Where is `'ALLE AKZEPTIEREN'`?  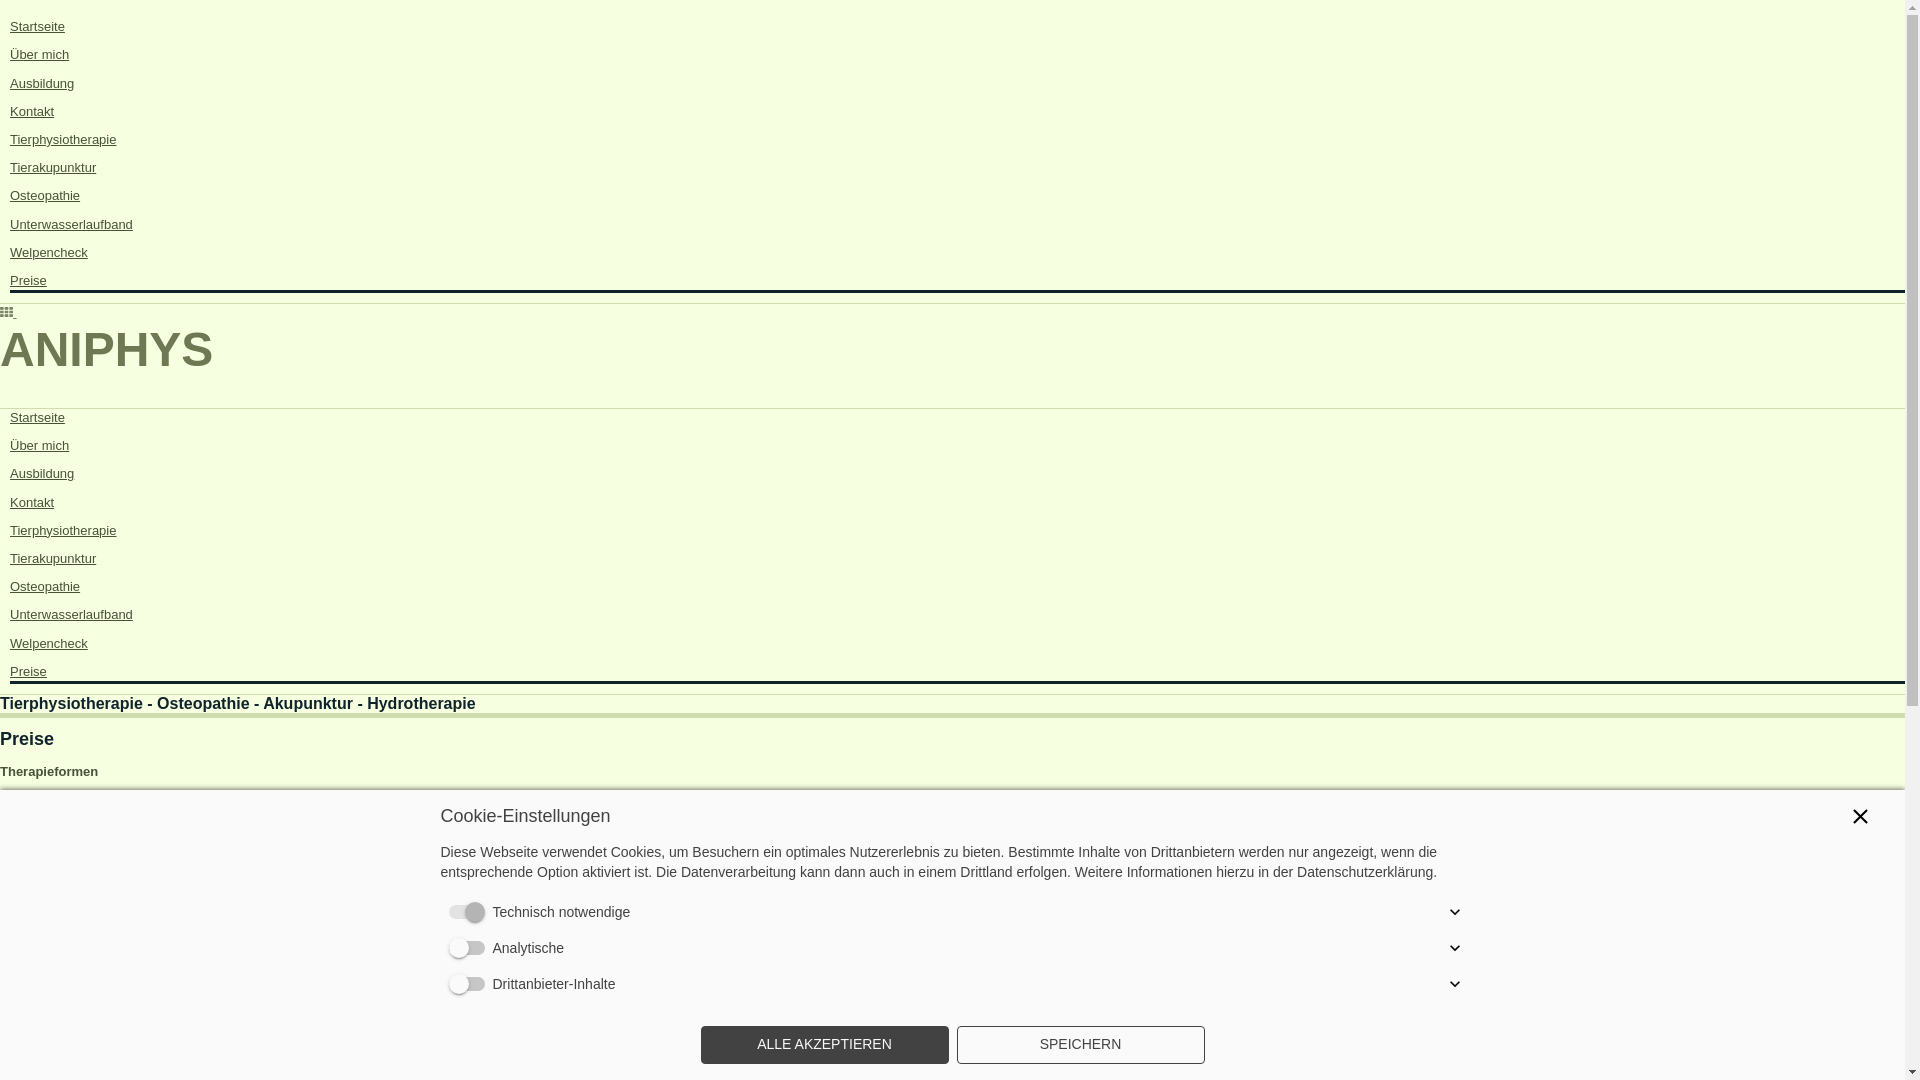 'ALLE AKZEPTIEREN' is located at coordinates (824, 1044).